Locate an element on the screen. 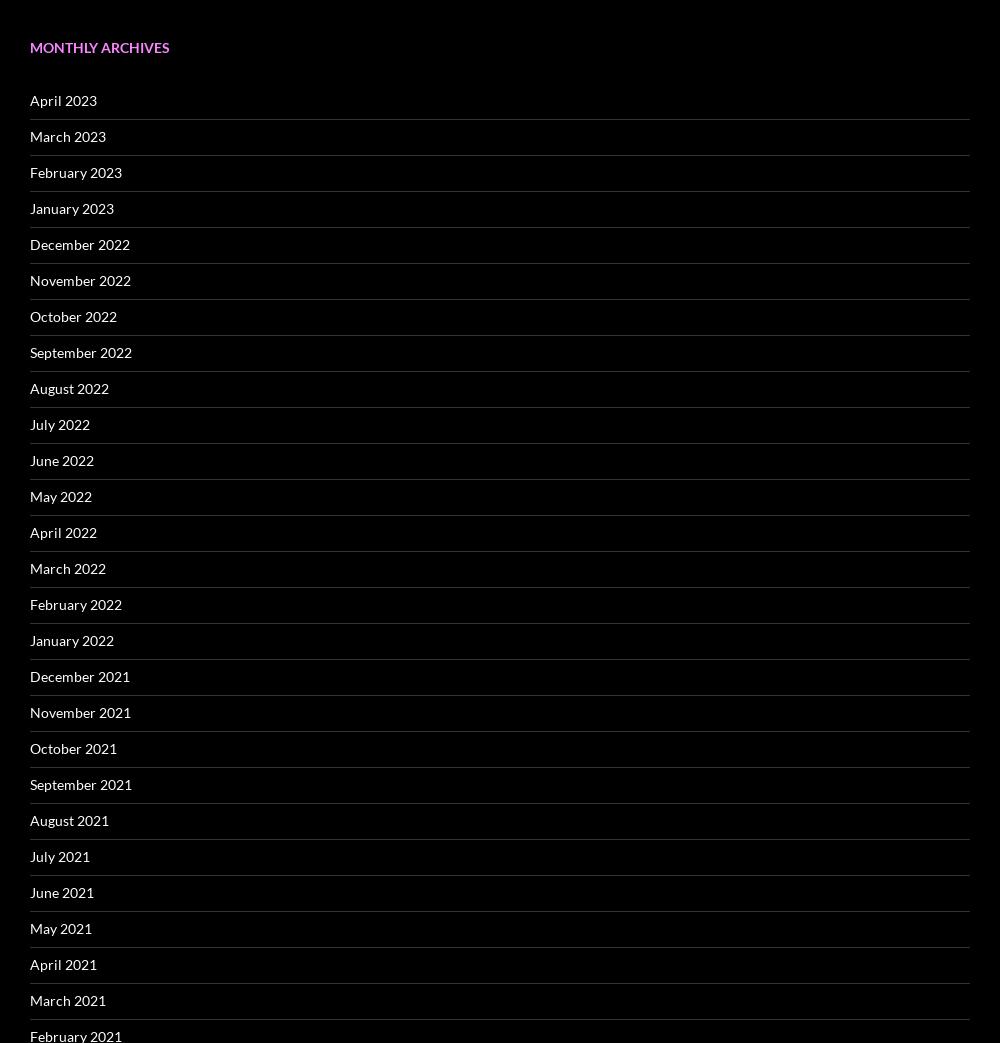  'January 2022' is located at coordinates (71, 639).